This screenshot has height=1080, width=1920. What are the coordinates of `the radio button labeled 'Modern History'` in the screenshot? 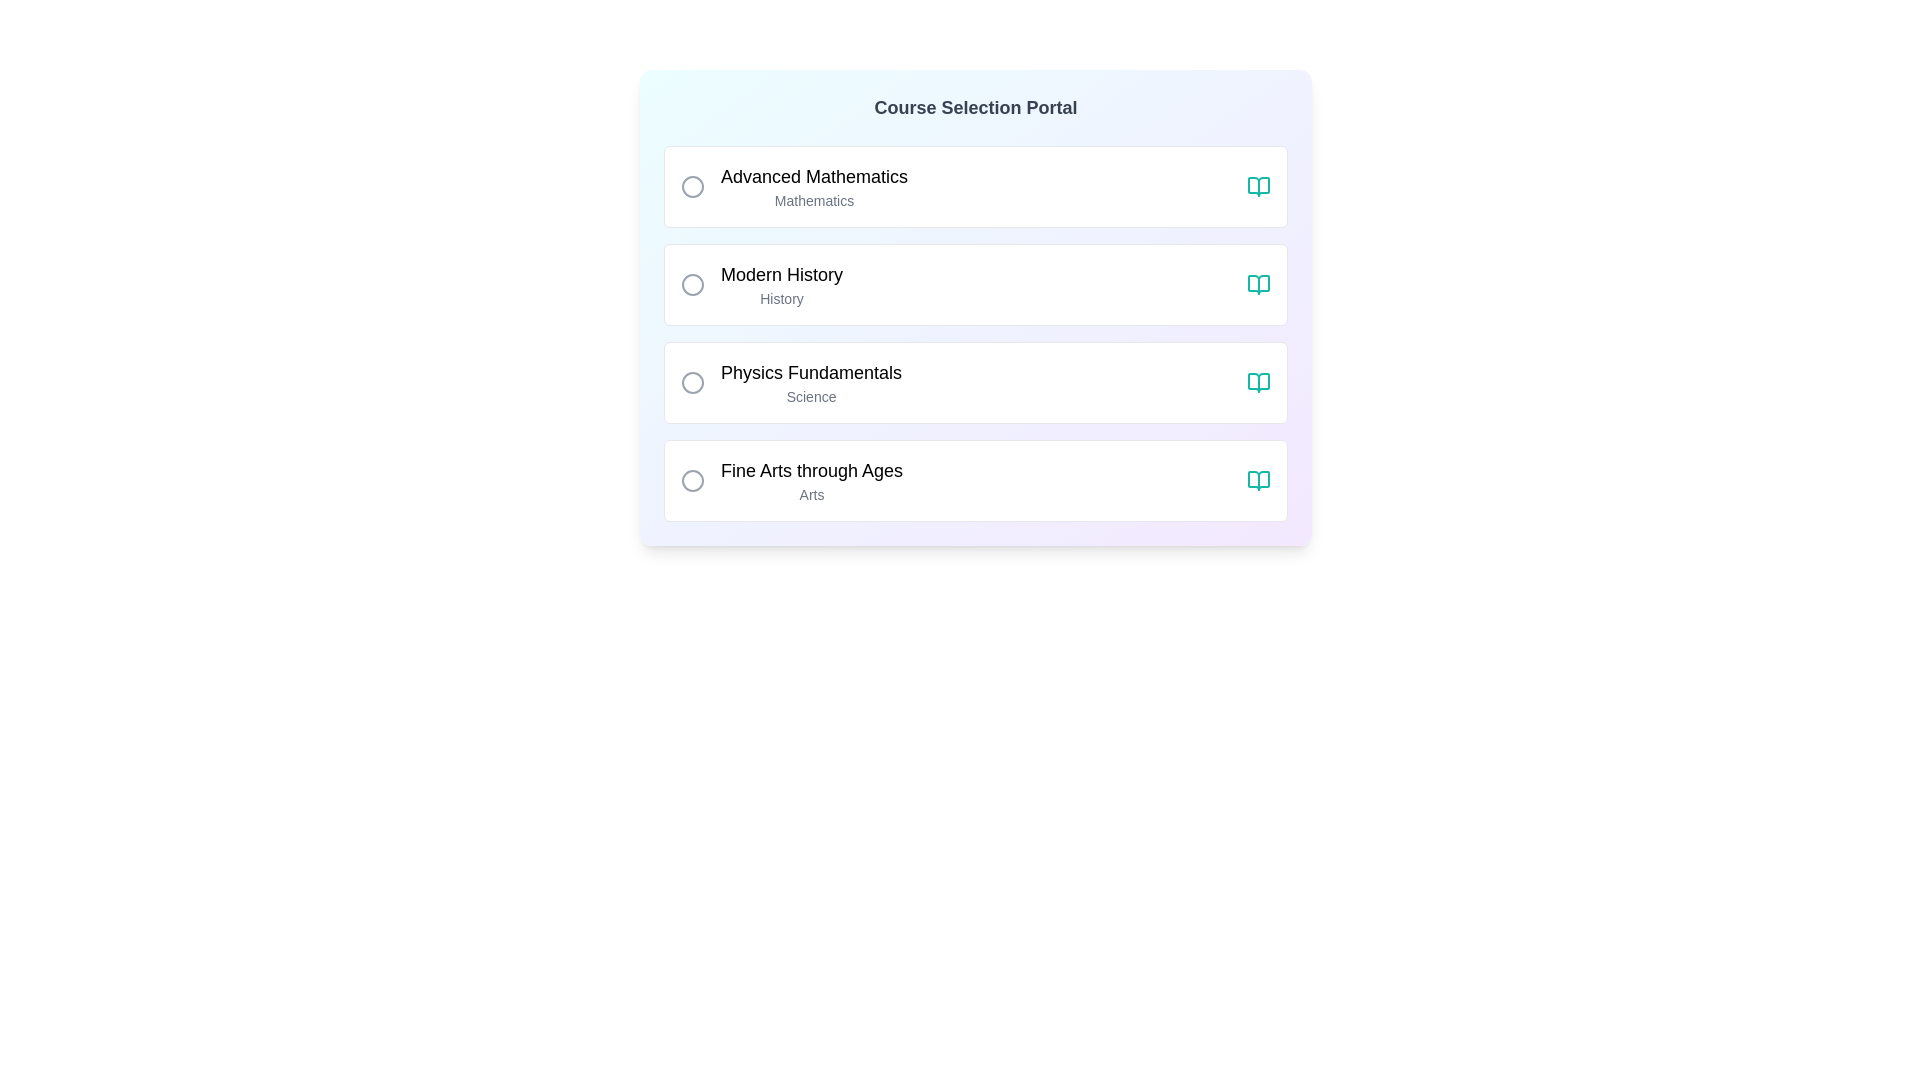 It's located at (692, 285).